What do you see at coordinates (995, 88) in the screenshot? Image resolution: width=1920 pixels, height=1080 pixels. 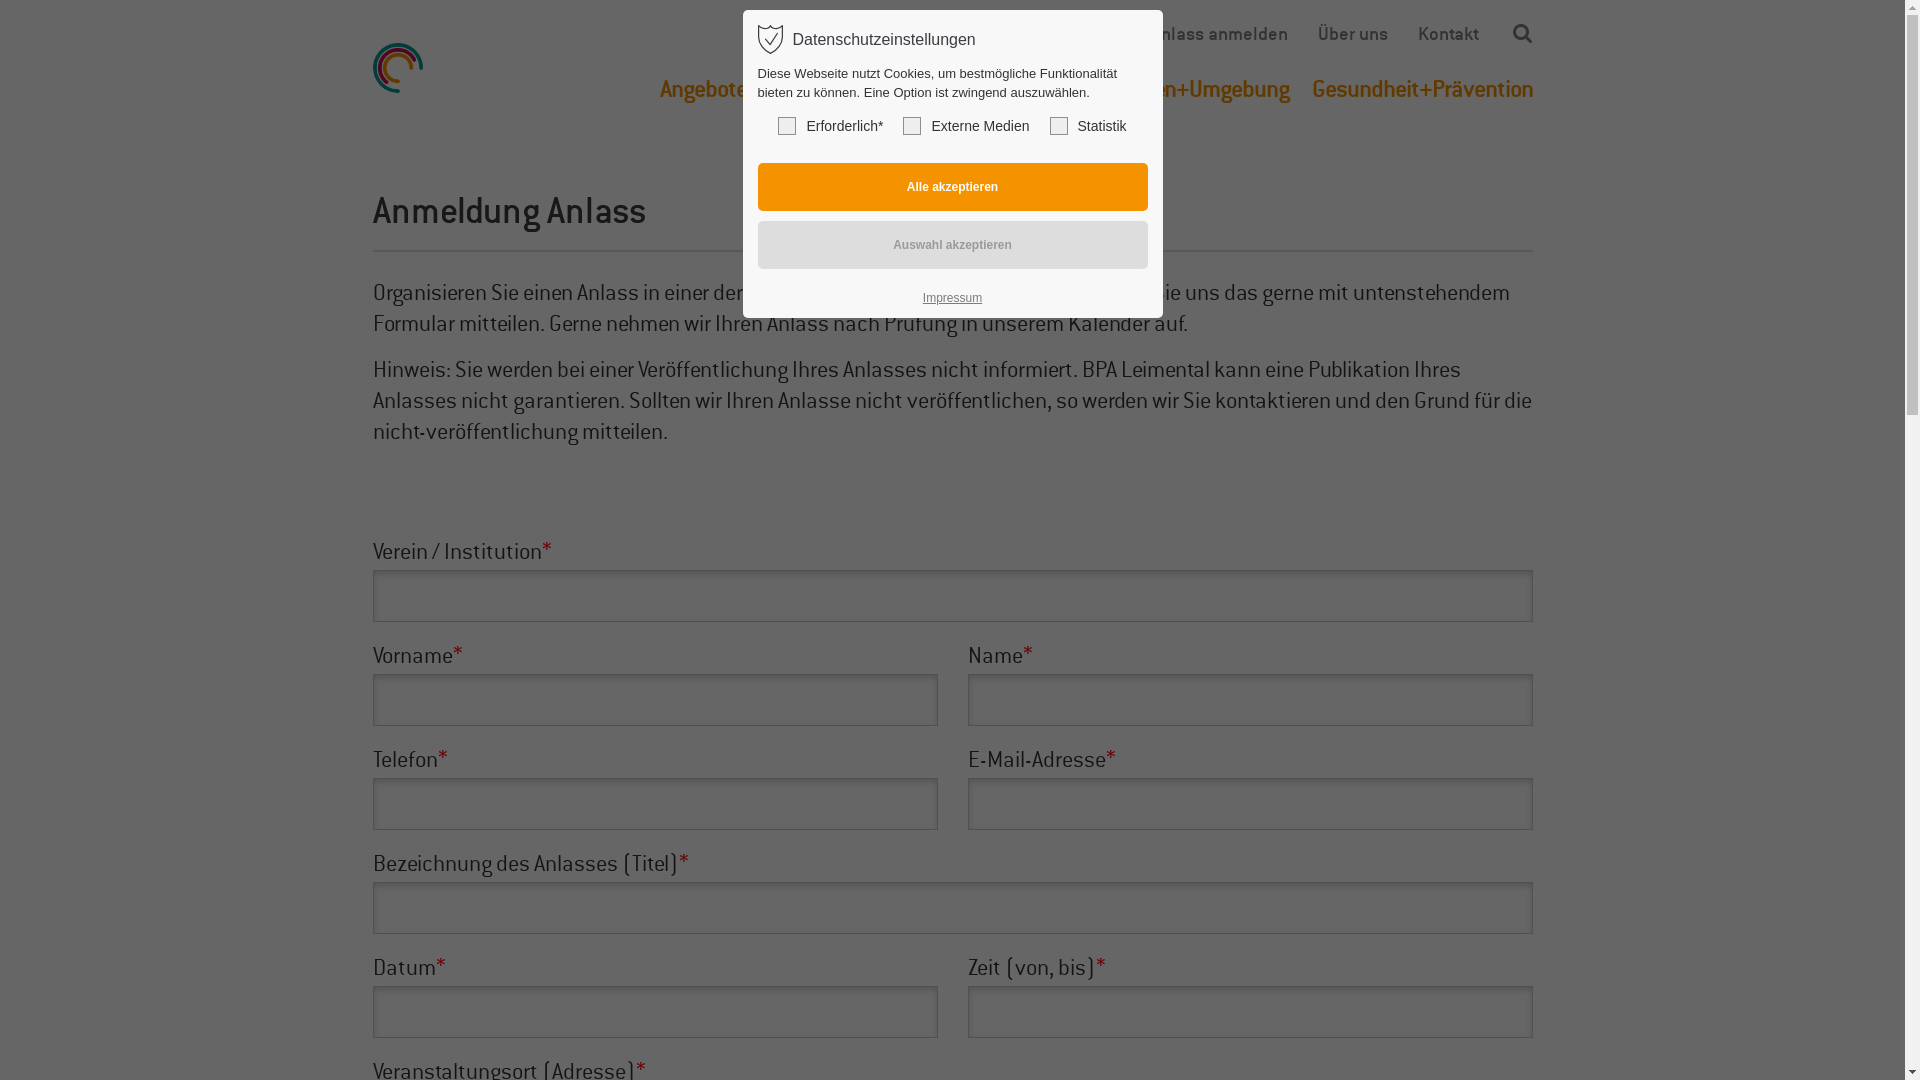 I see `'Betreuung+Pflege'` at bounding box center [995, 88].